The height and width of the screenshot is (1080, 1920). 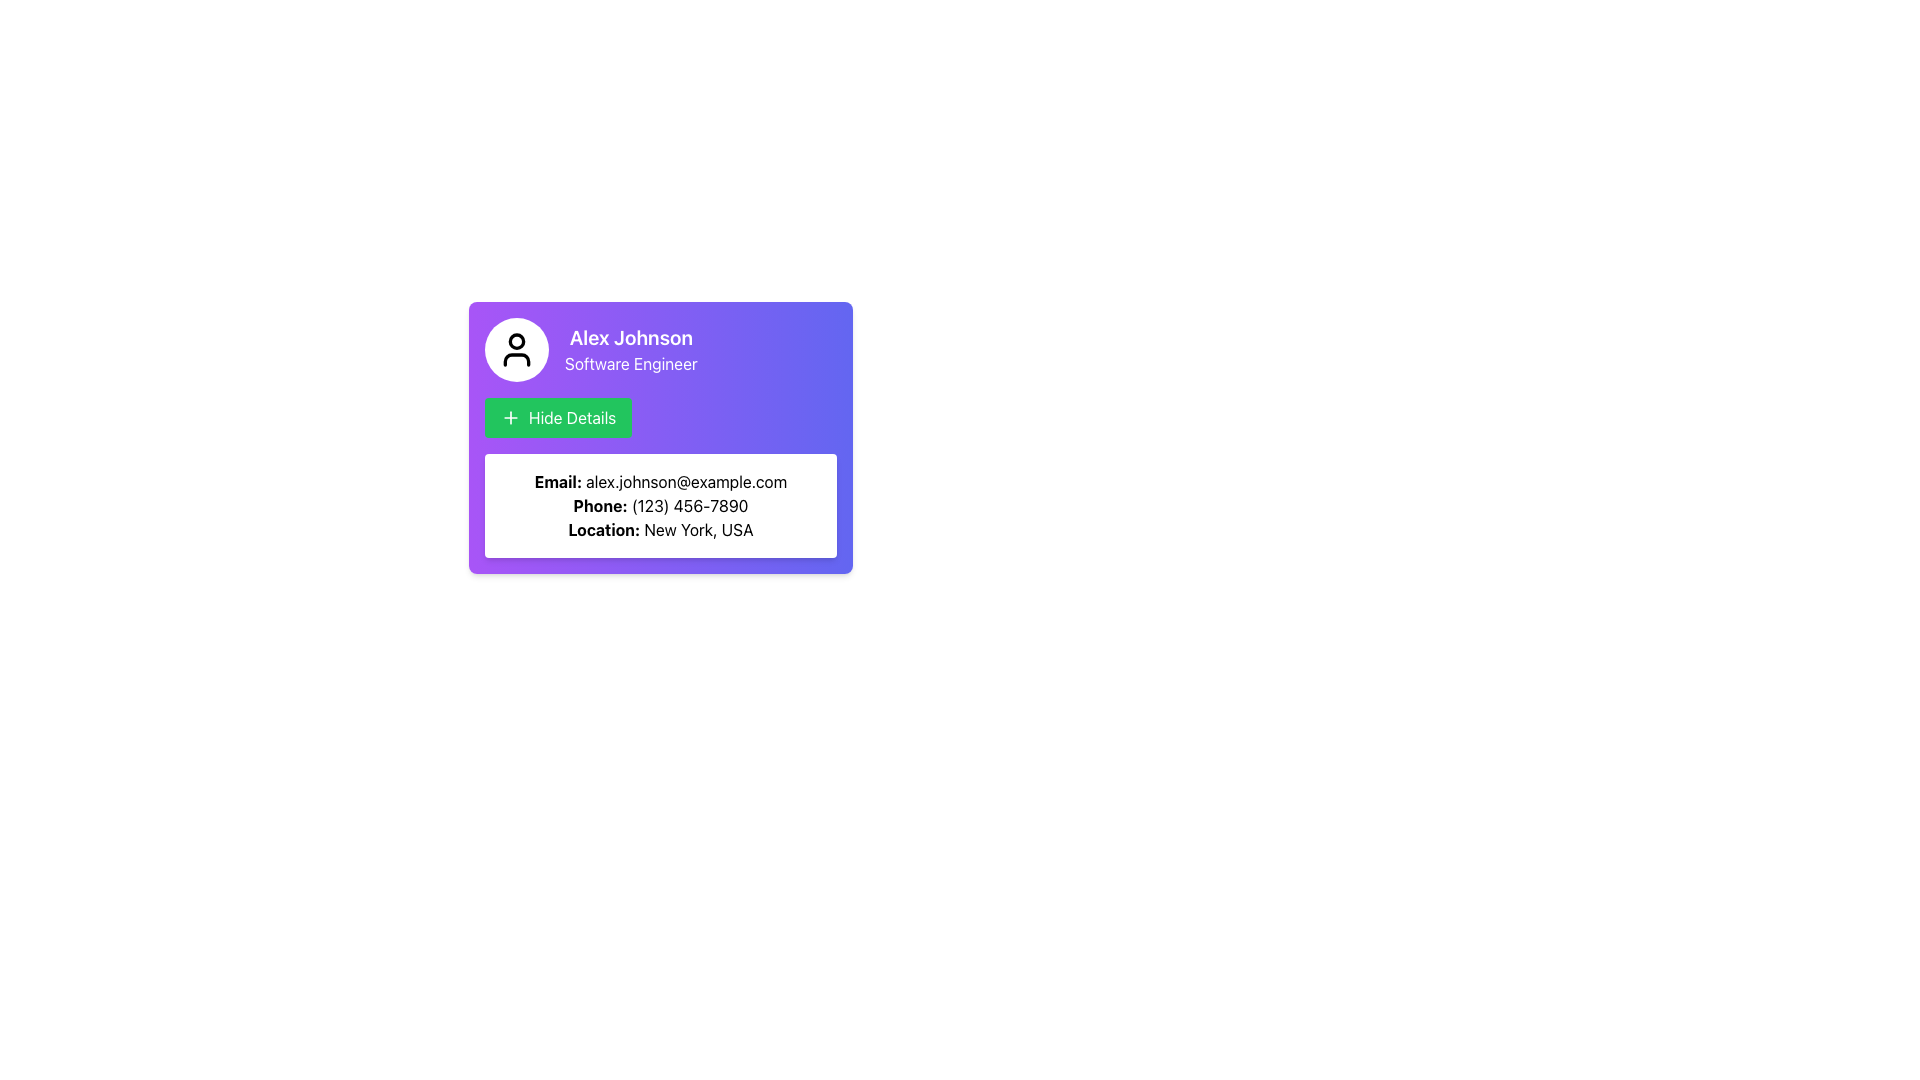 What do you see at coordinates (661, 349) in the screenshot?
I see `the text content displaying 'Alex Johnson' and 'Software Engineer' with a user icon on the left, located on a purple-to-indigo gradient background` at bounding box center [661, 349].